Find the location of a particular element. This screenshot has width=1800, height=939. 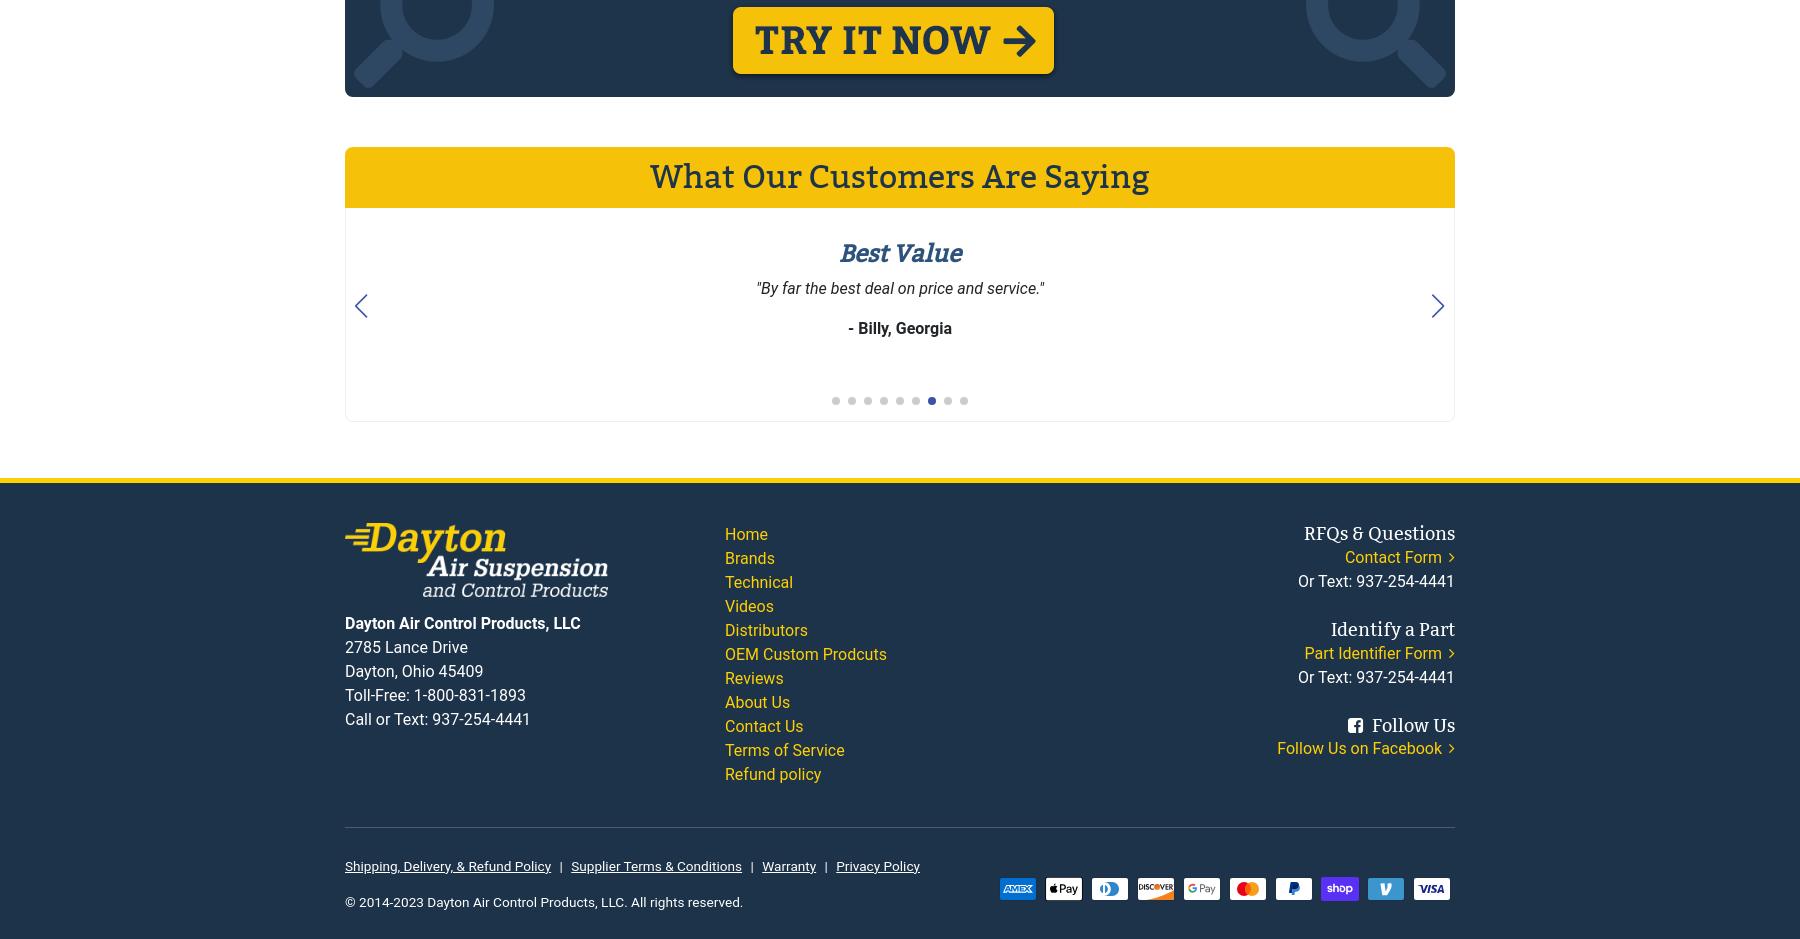

'Best Value' is located at coordinates (900, 252).